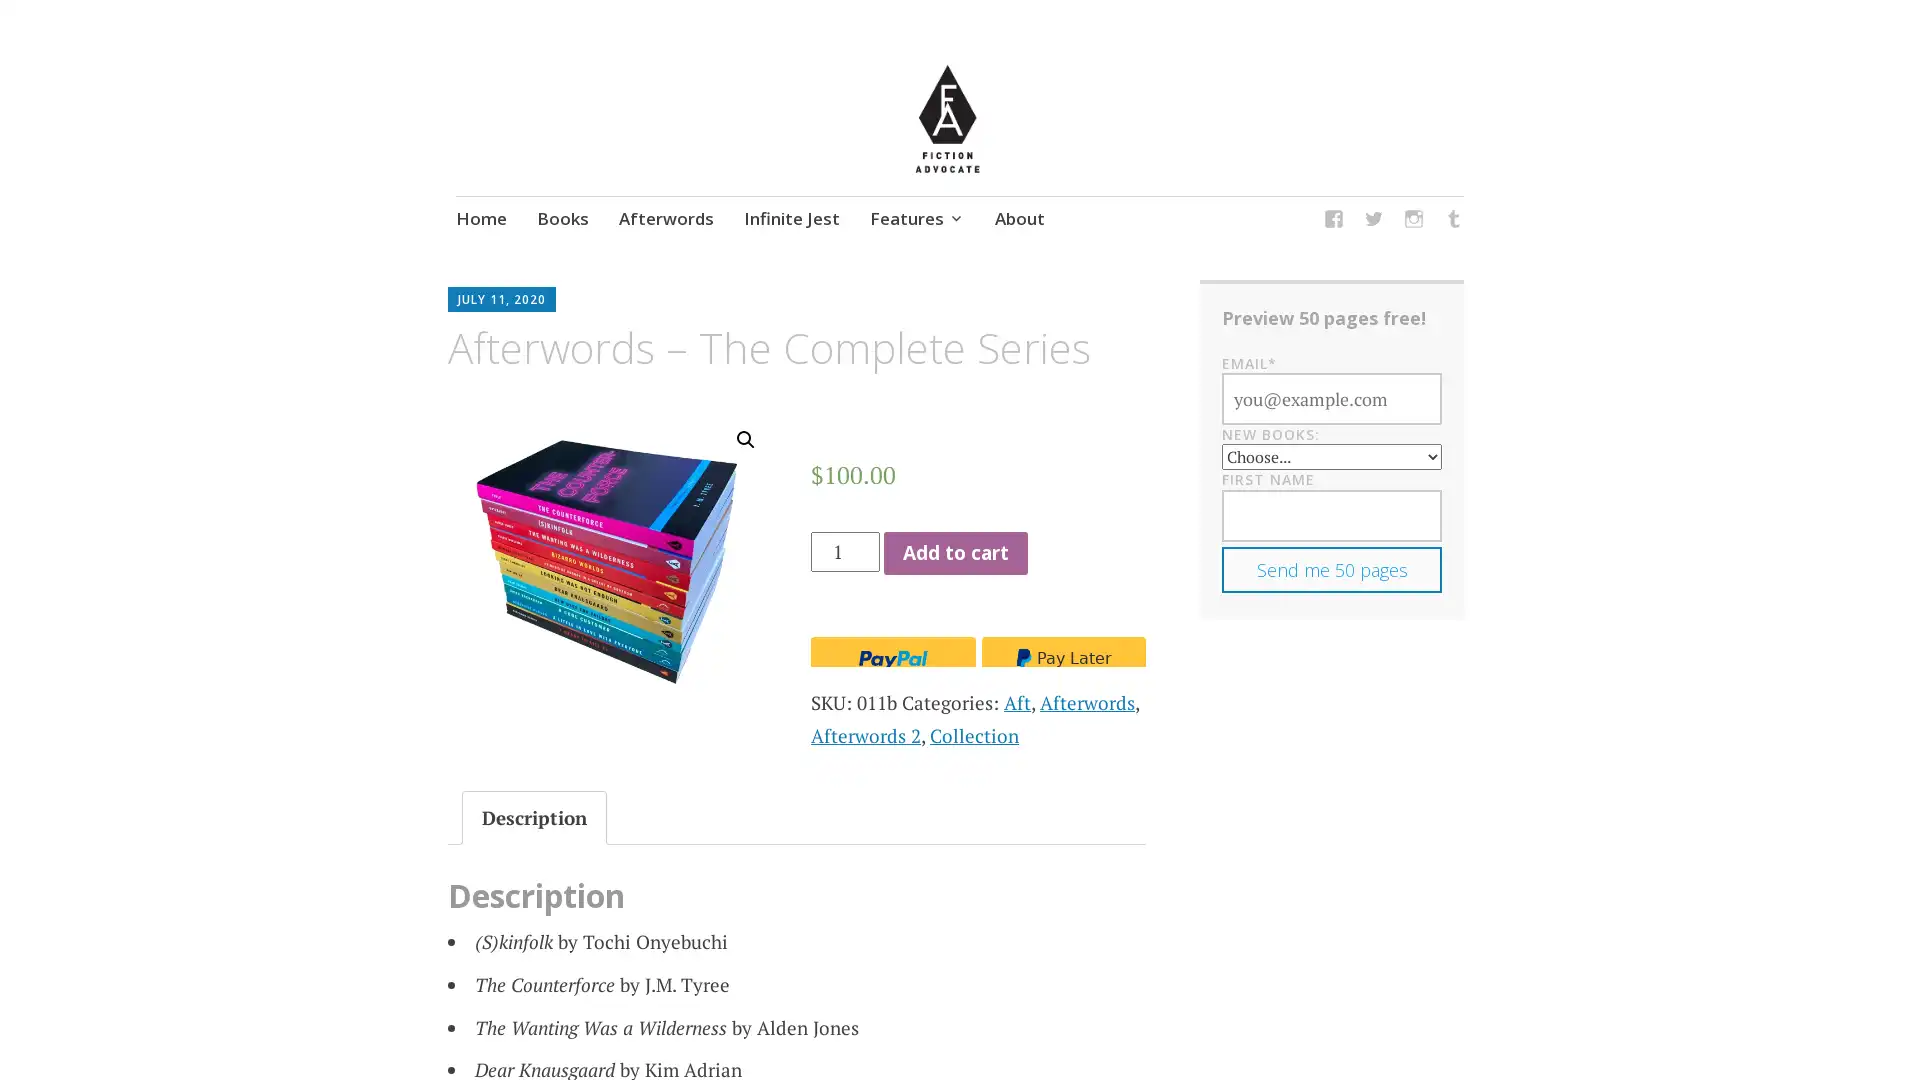 Image resolution: width=1920 pixels, height=1080 pixels. What do you see at coordinates (1332, 569) in the screenshot?
I see `Send me 50 pages` at bounding box center [1332, 569].